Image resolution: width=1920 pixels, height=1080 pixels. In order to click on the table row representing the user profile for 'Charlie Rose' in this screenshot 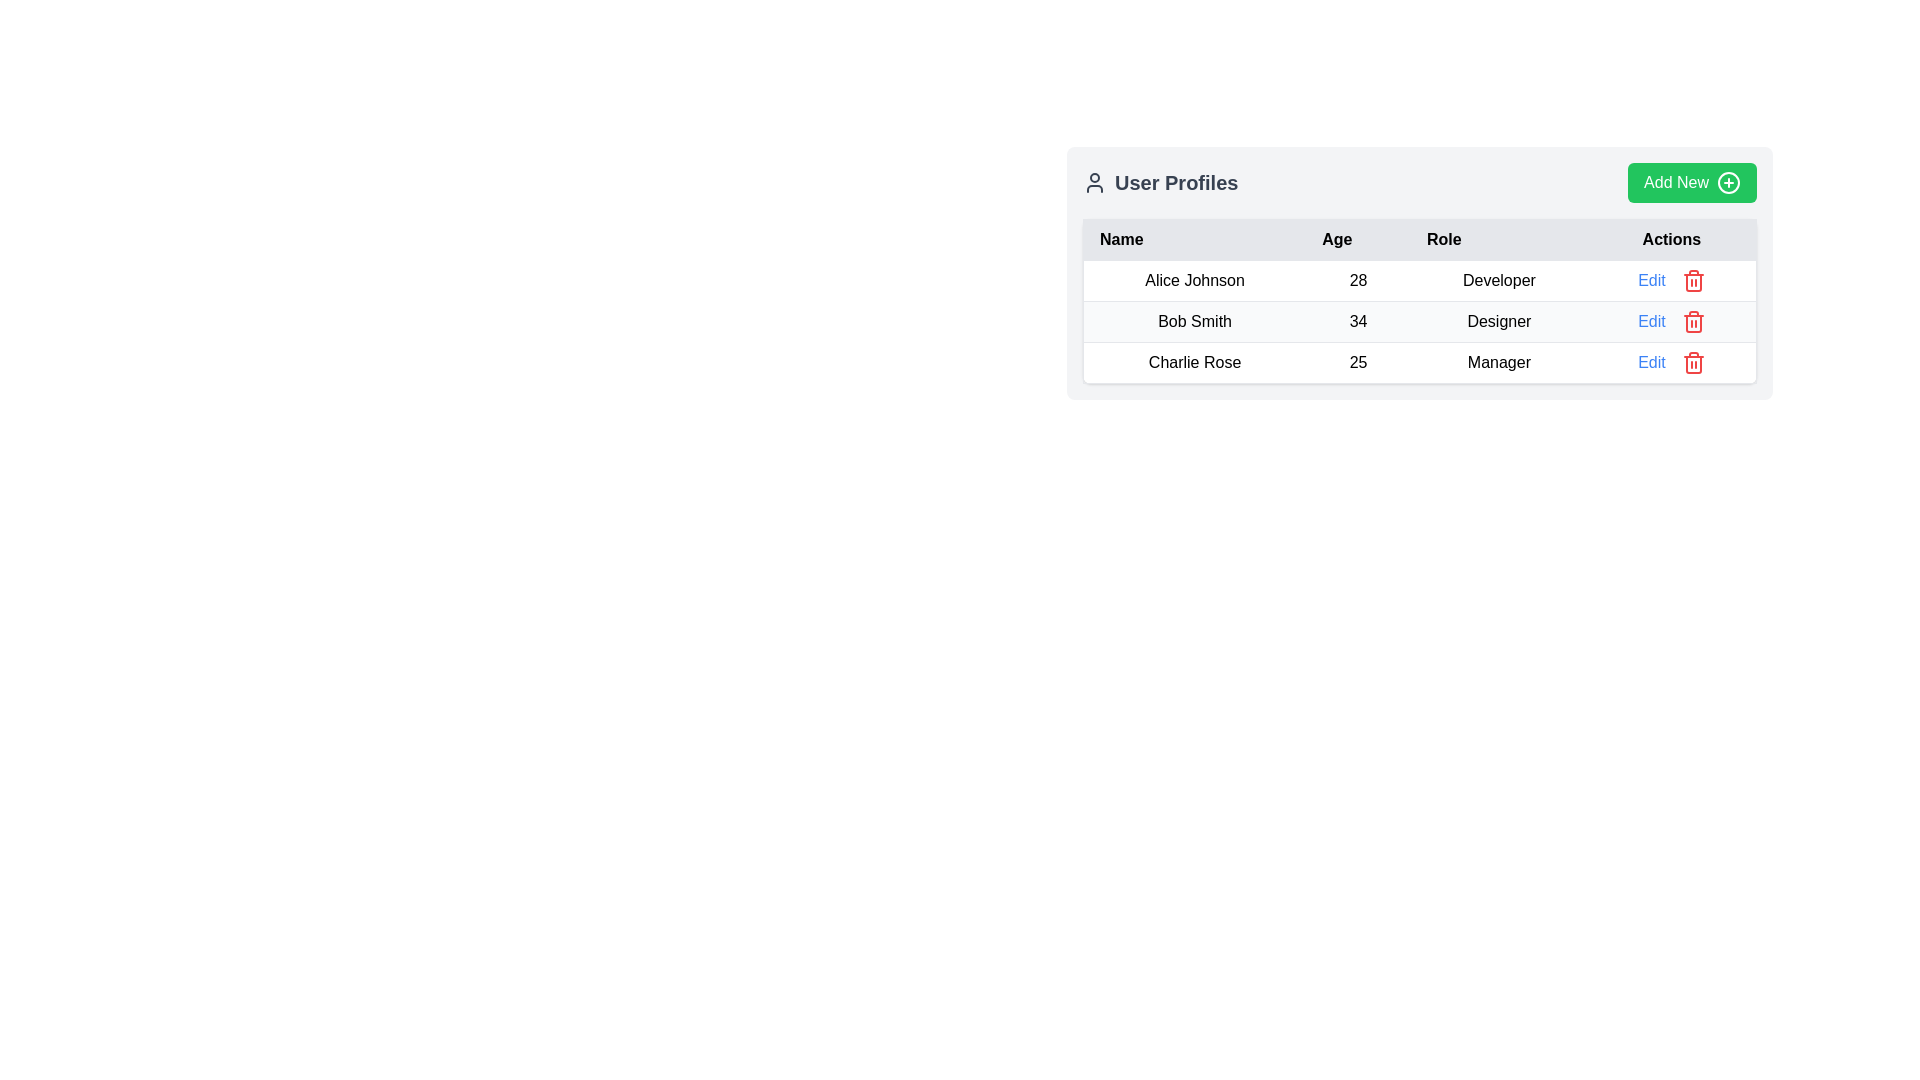, I will do `click(1419, 362)`.